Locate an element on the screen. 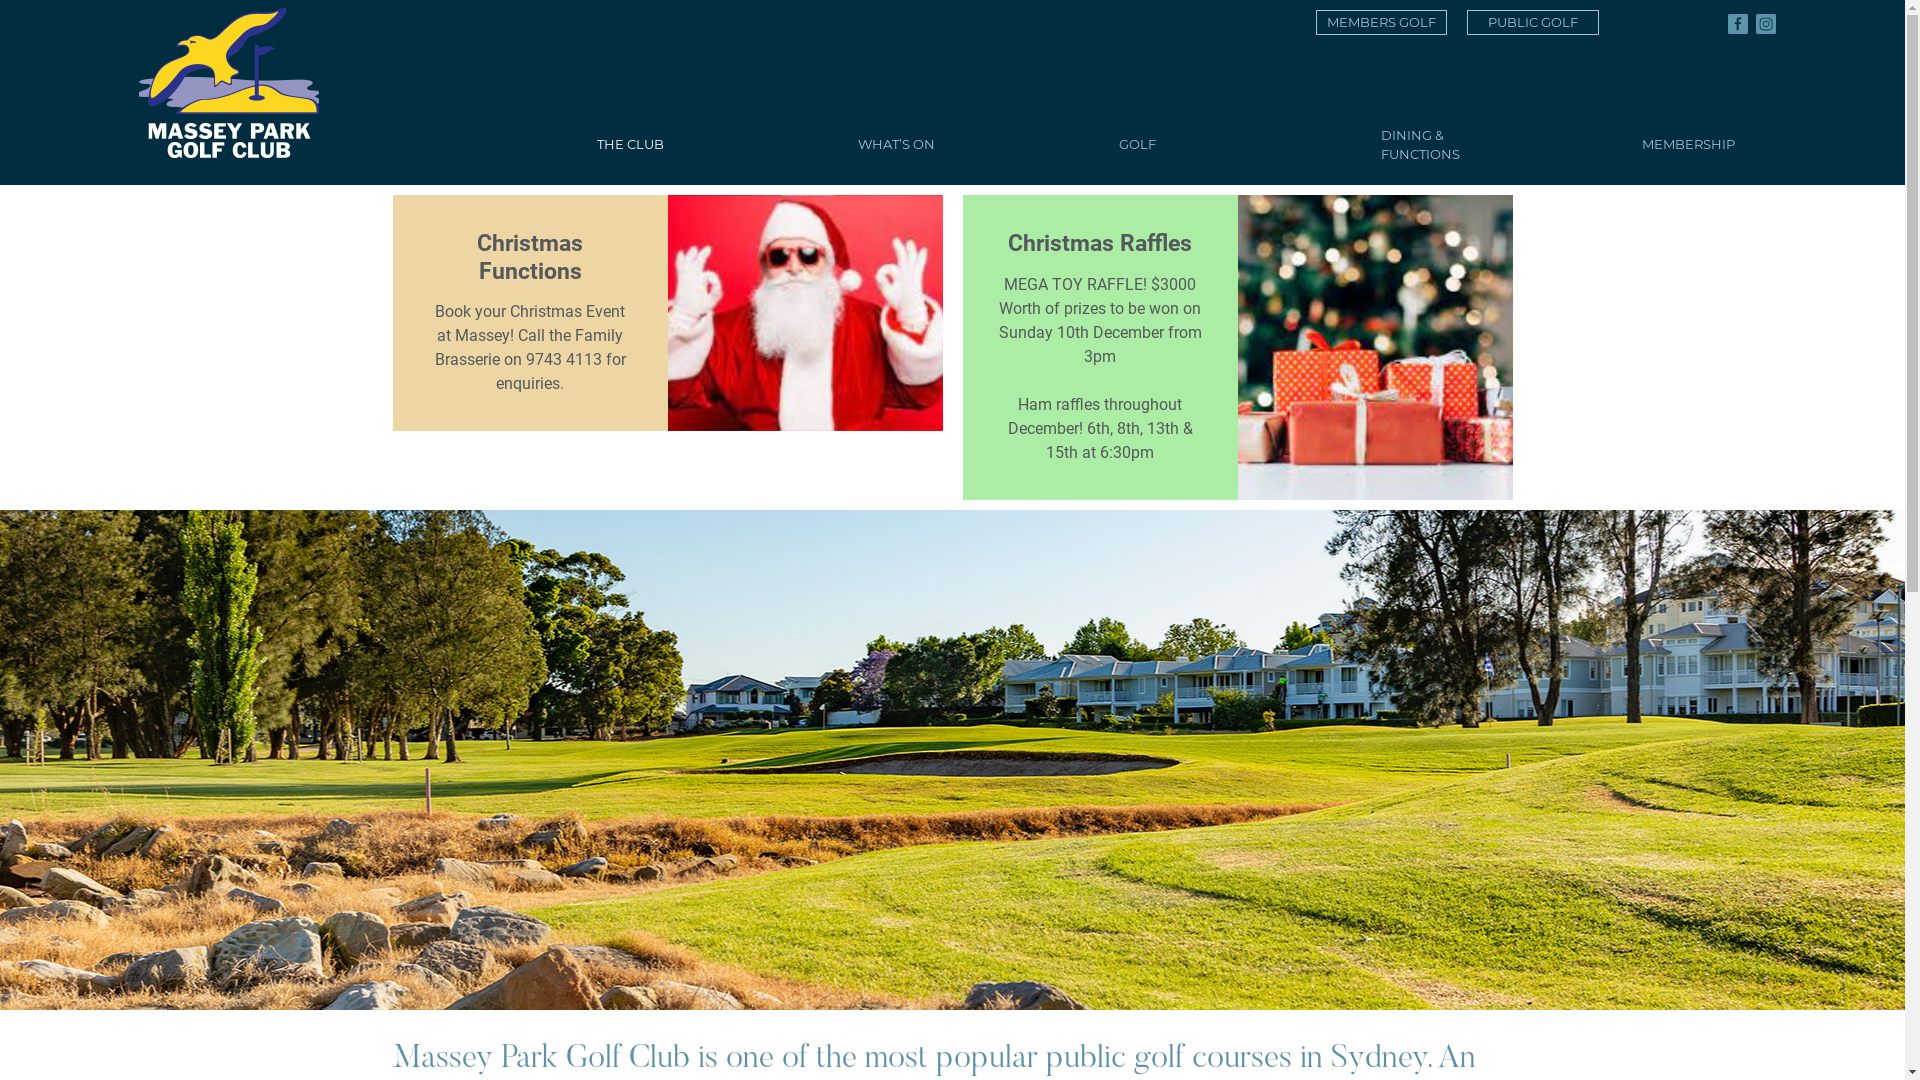 The height and width of the screenshot is (1080, 1920). 'PUBLIC GOLF' is located at coordinates (1531, 22).